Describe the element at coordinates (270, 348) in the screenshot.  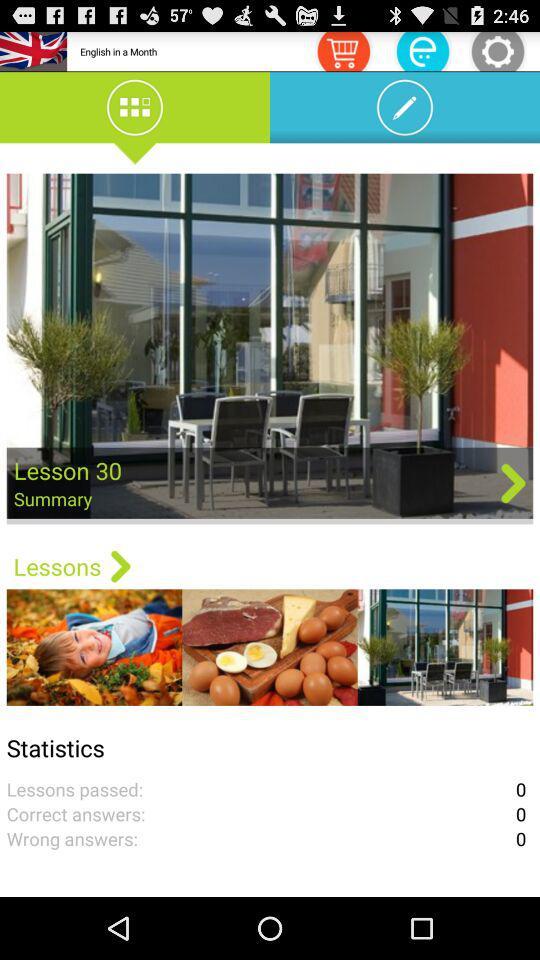
I see `lesson 30 summary` at that location.